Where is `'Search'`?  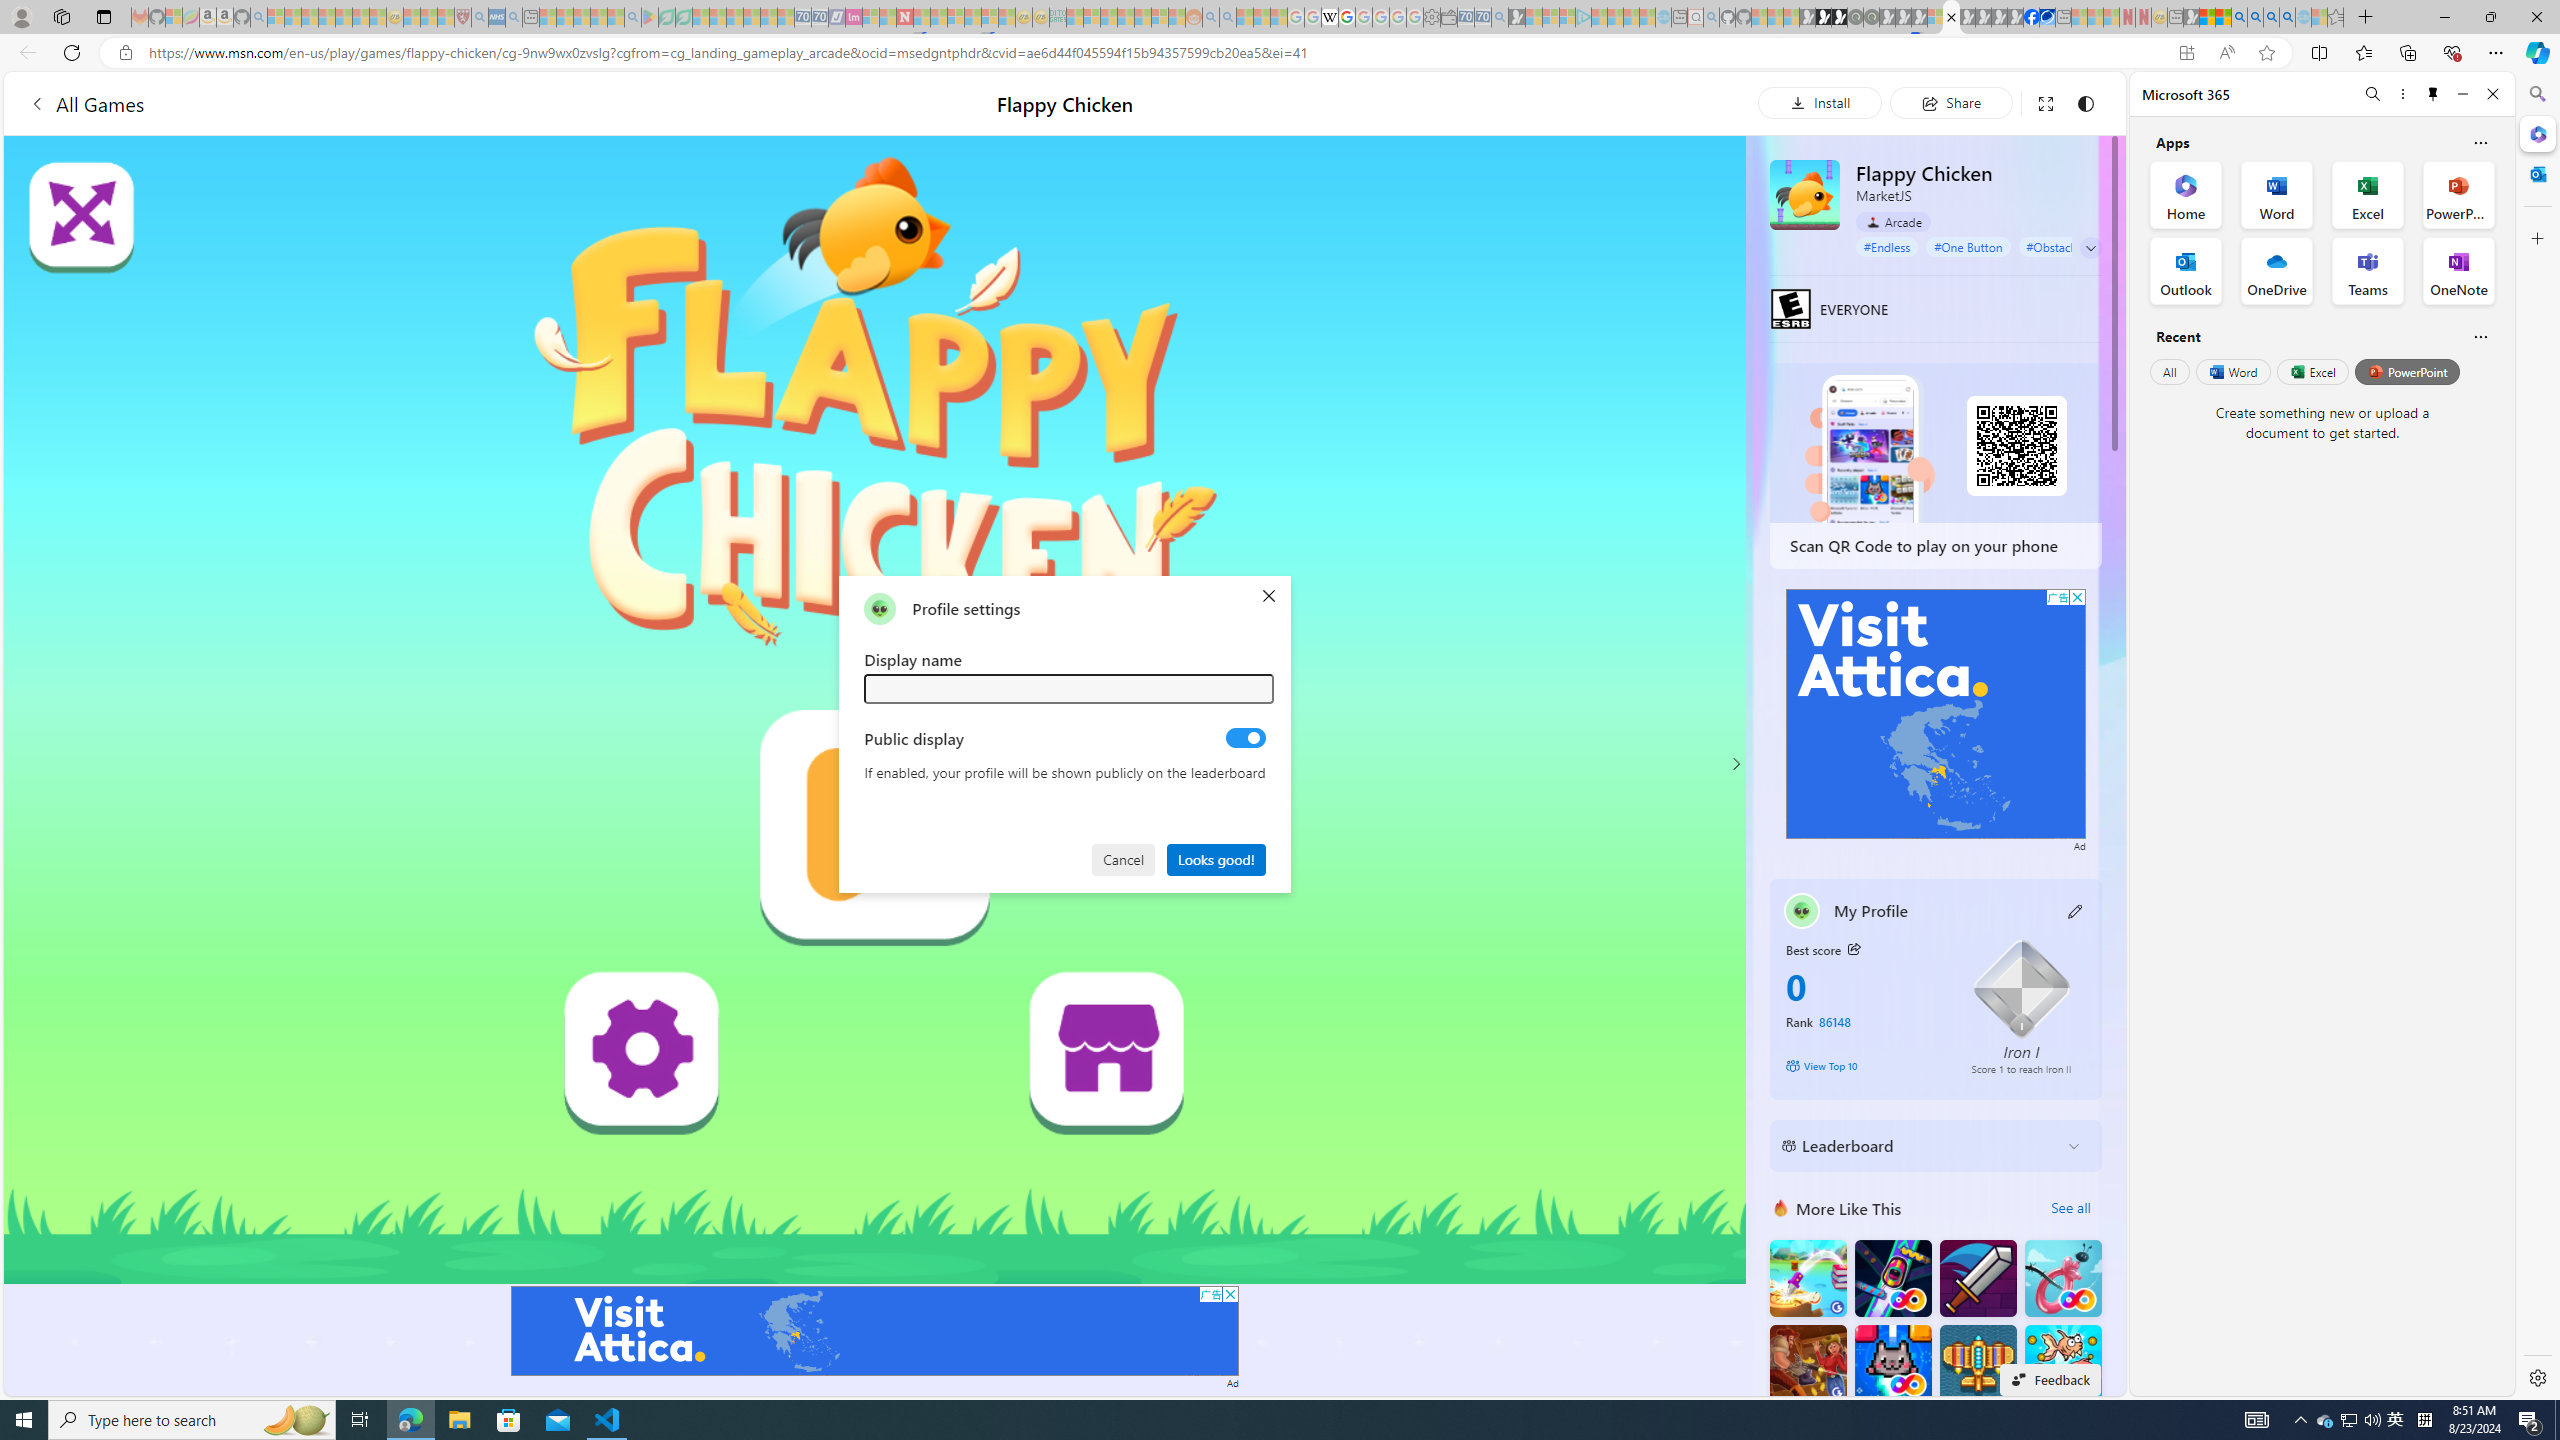
'Search' is located at coordinates (2535, 93).